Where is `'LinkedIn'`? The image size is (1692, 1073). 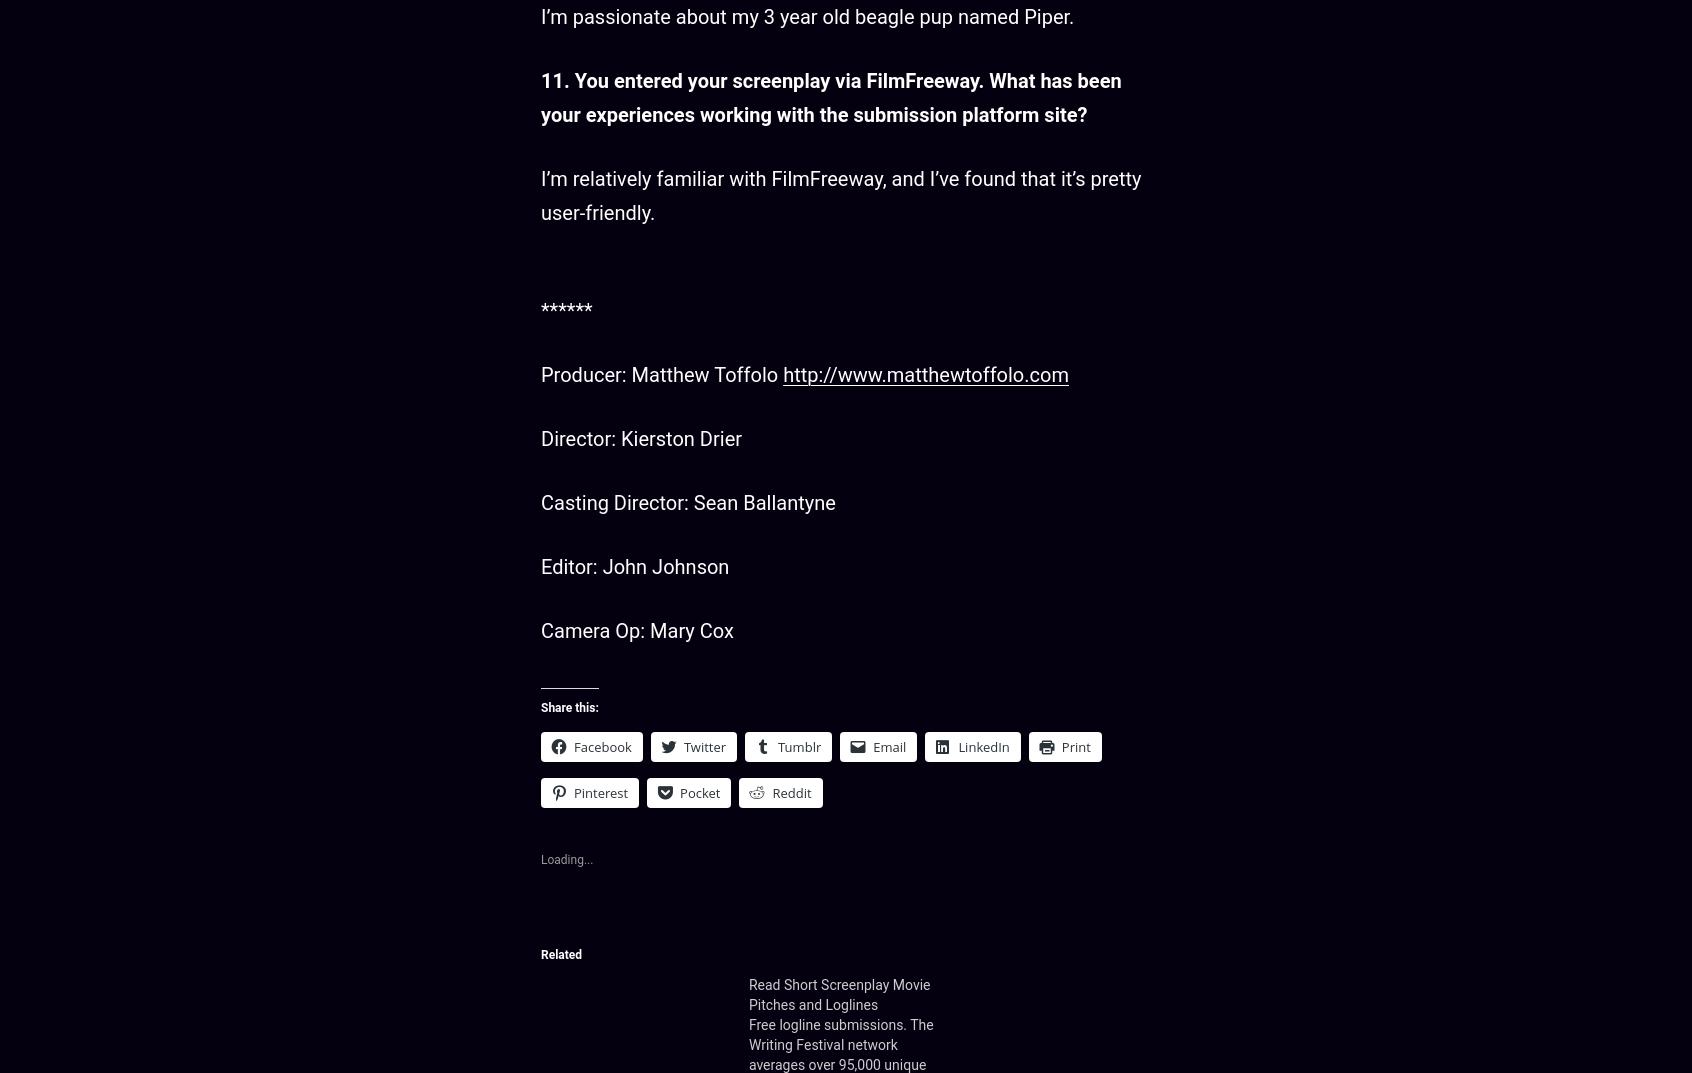
'LinkedIn' is located at coordinates (983, 744).